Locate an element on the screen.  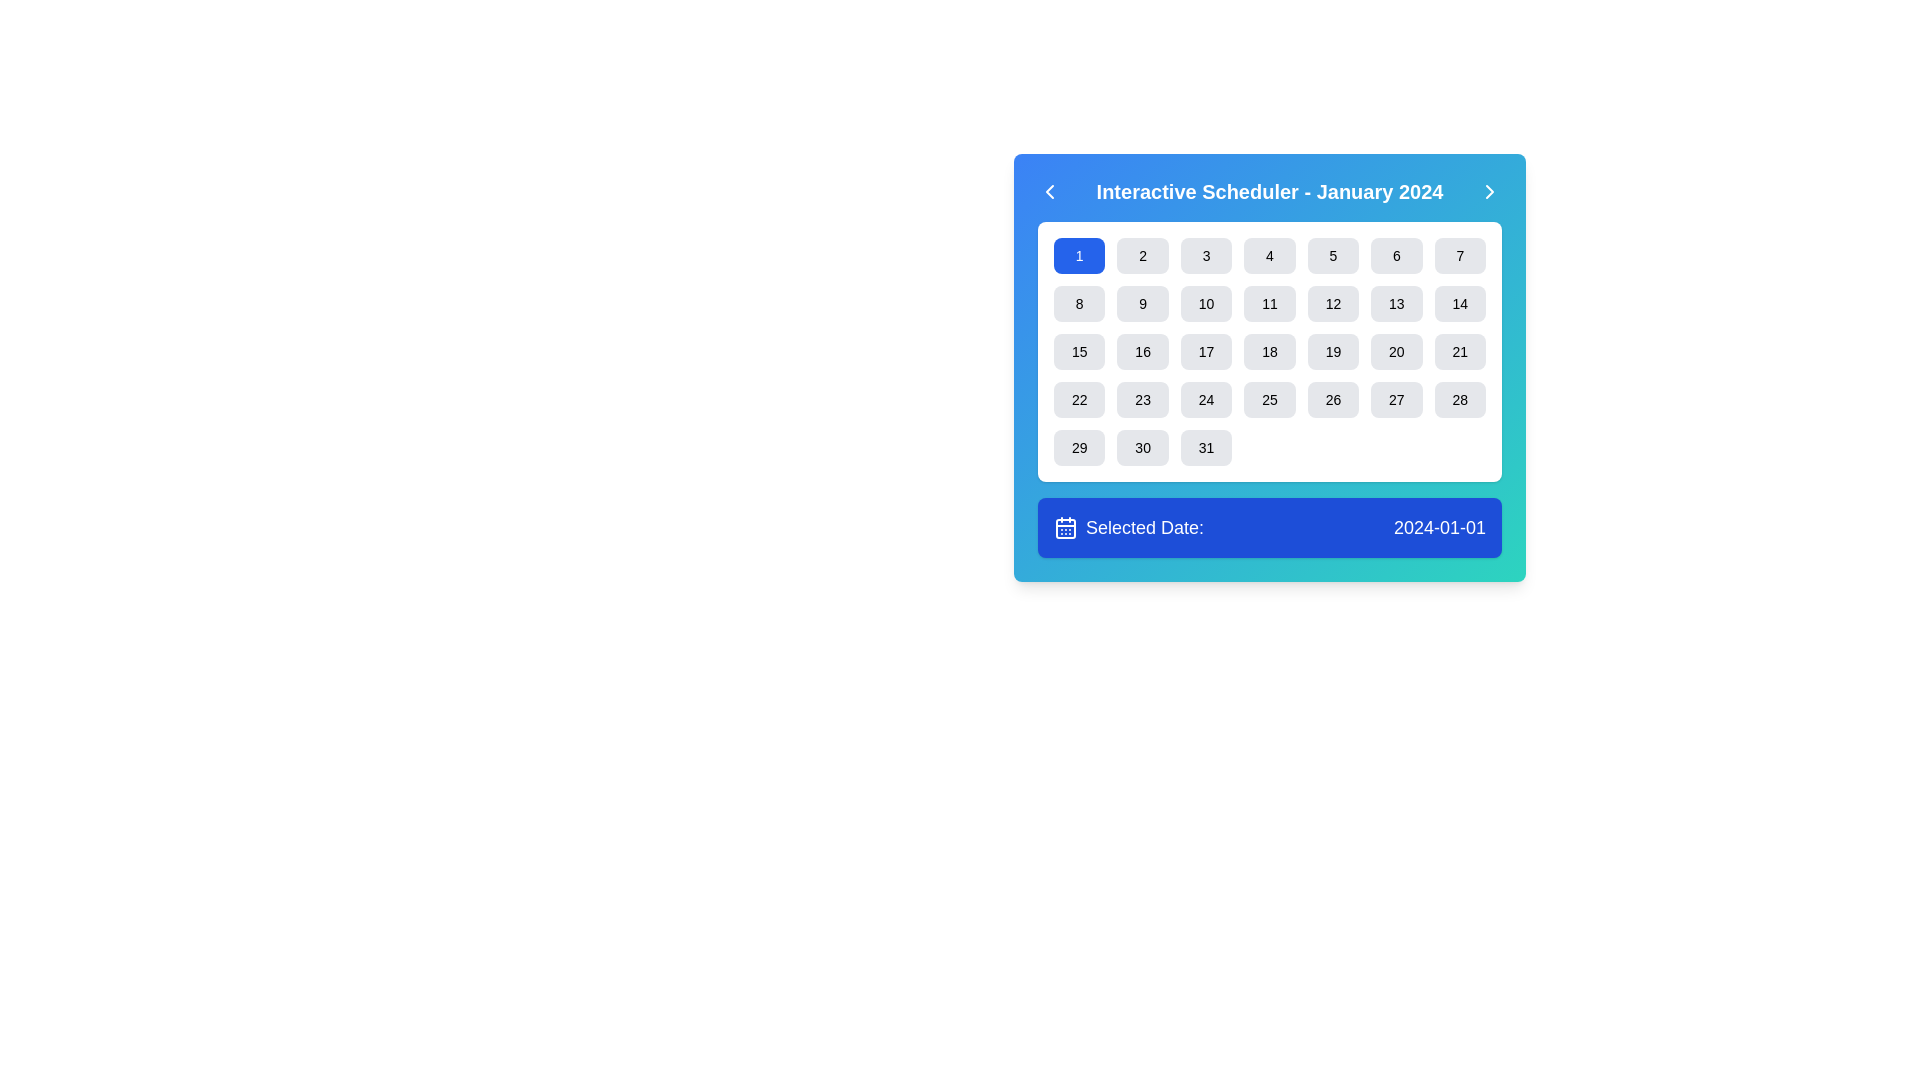
the calendar date button for the 6th day located in the first row and sixth column of the calendar grid is located at coordinates (1395, 254).